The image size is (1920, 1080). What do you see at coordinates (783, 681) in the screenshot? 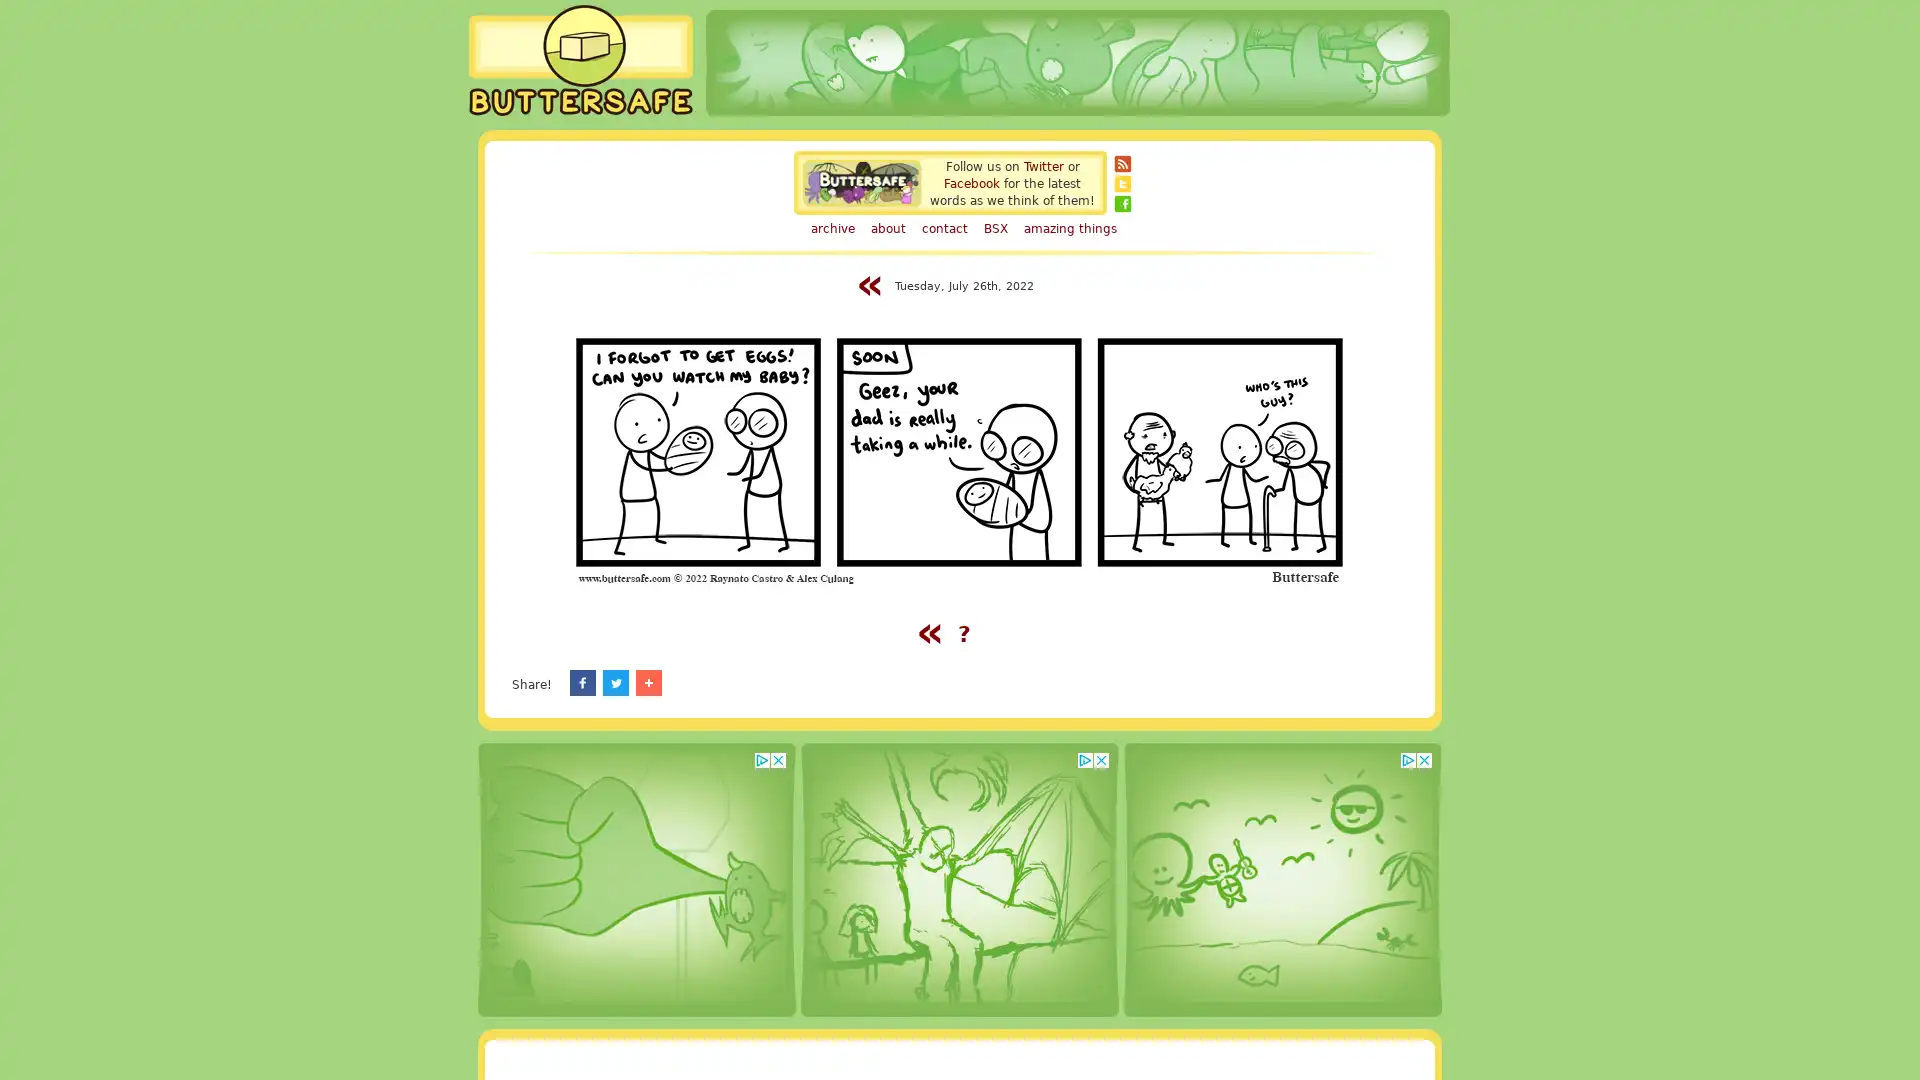
I see `Share to More More` at bounding box center [783, 681].